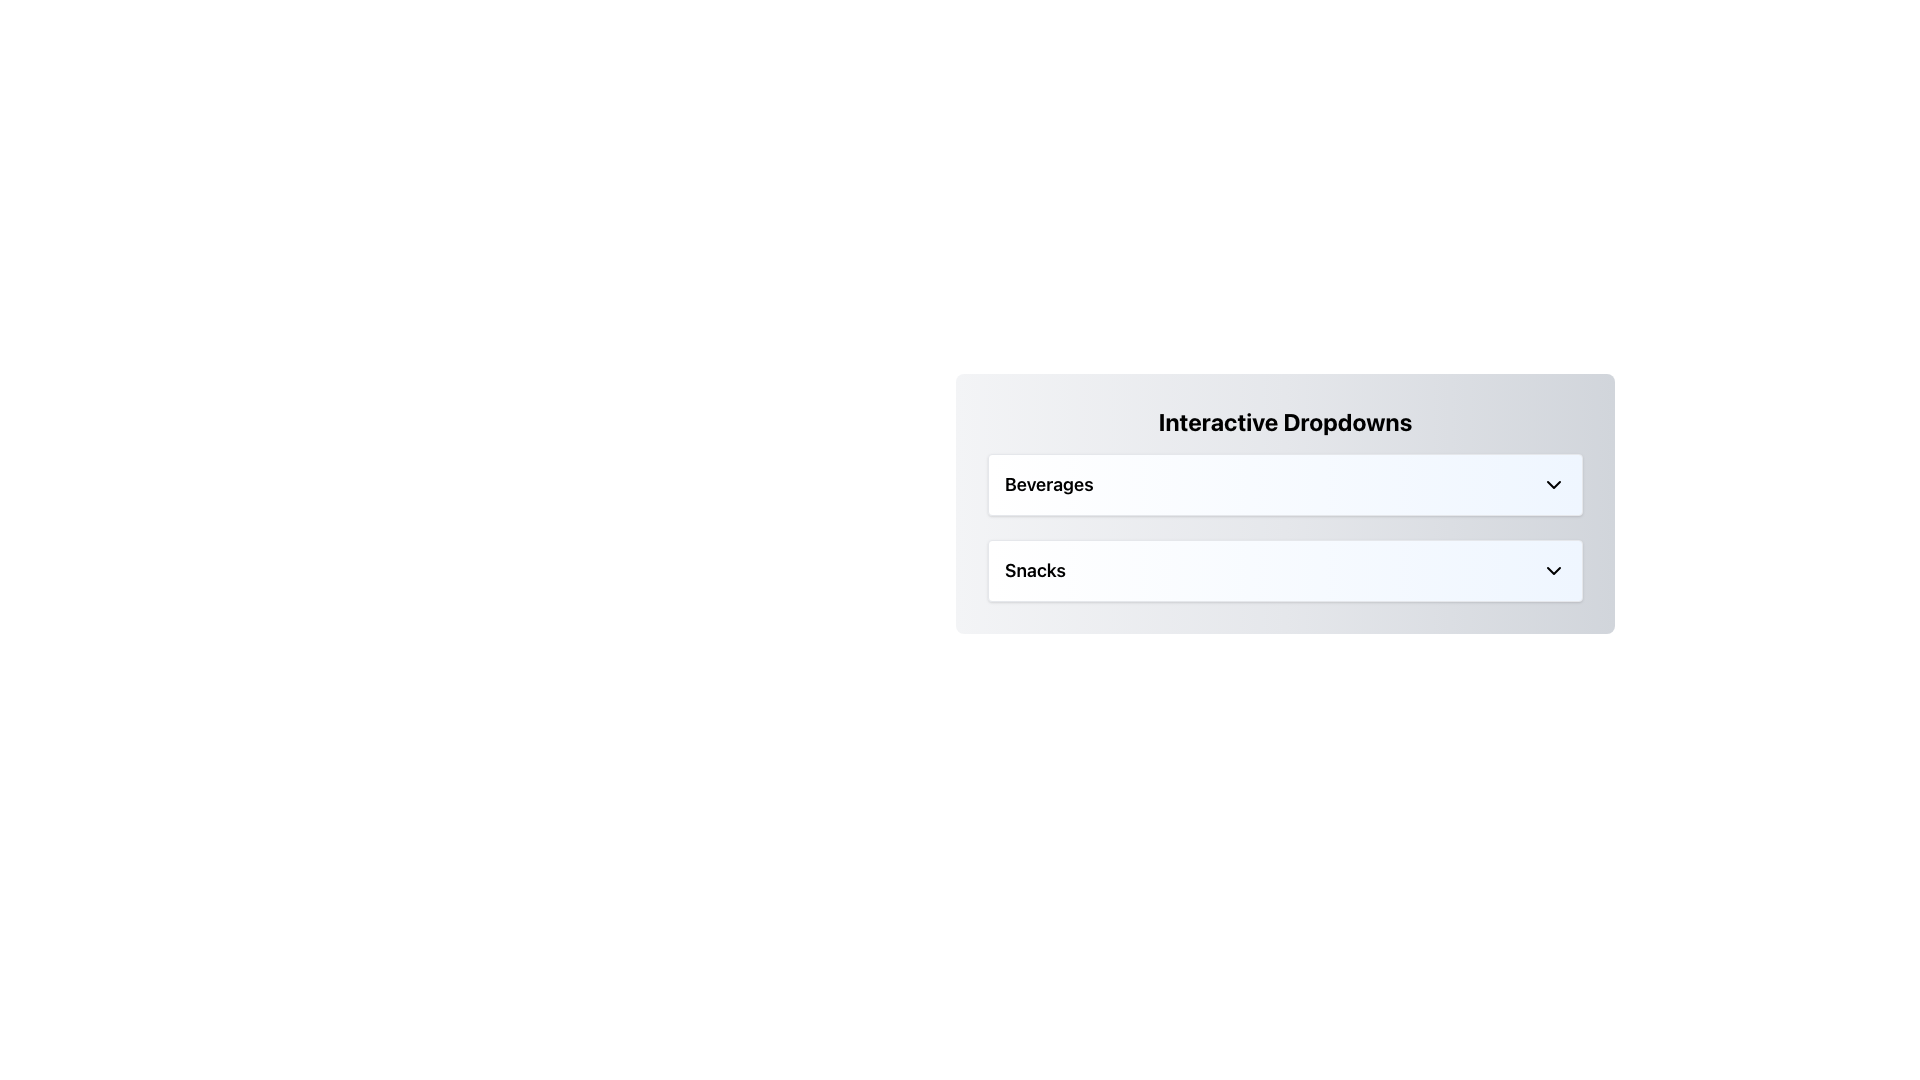 The height and width of the screenshot is (1080, 1920). I want to click on the Dropdown Toggle labeled 'Beverages', so click(1285, 485).